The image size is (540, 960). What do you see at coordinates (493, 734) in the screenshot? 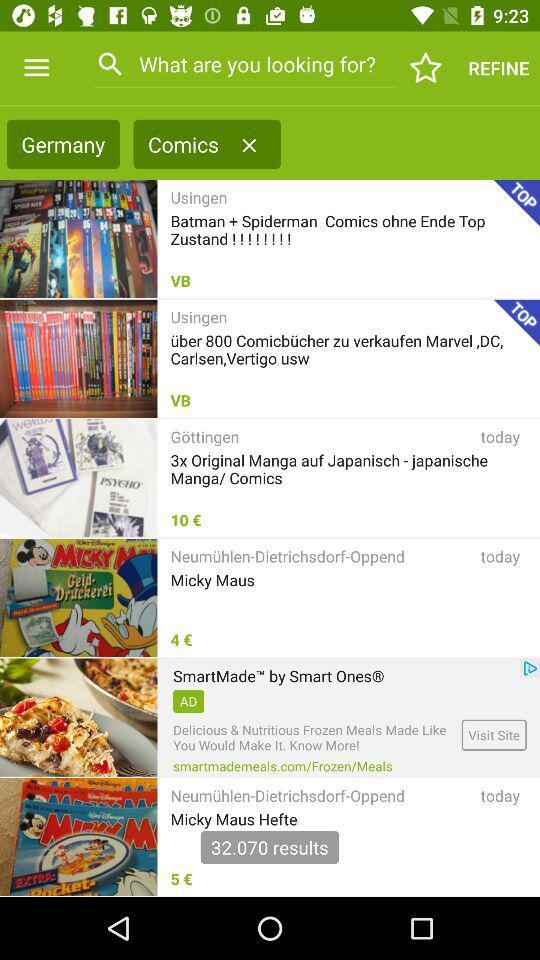
I see `item to the right of delicious nutritious frozen item` at bounding box center [493, 734].